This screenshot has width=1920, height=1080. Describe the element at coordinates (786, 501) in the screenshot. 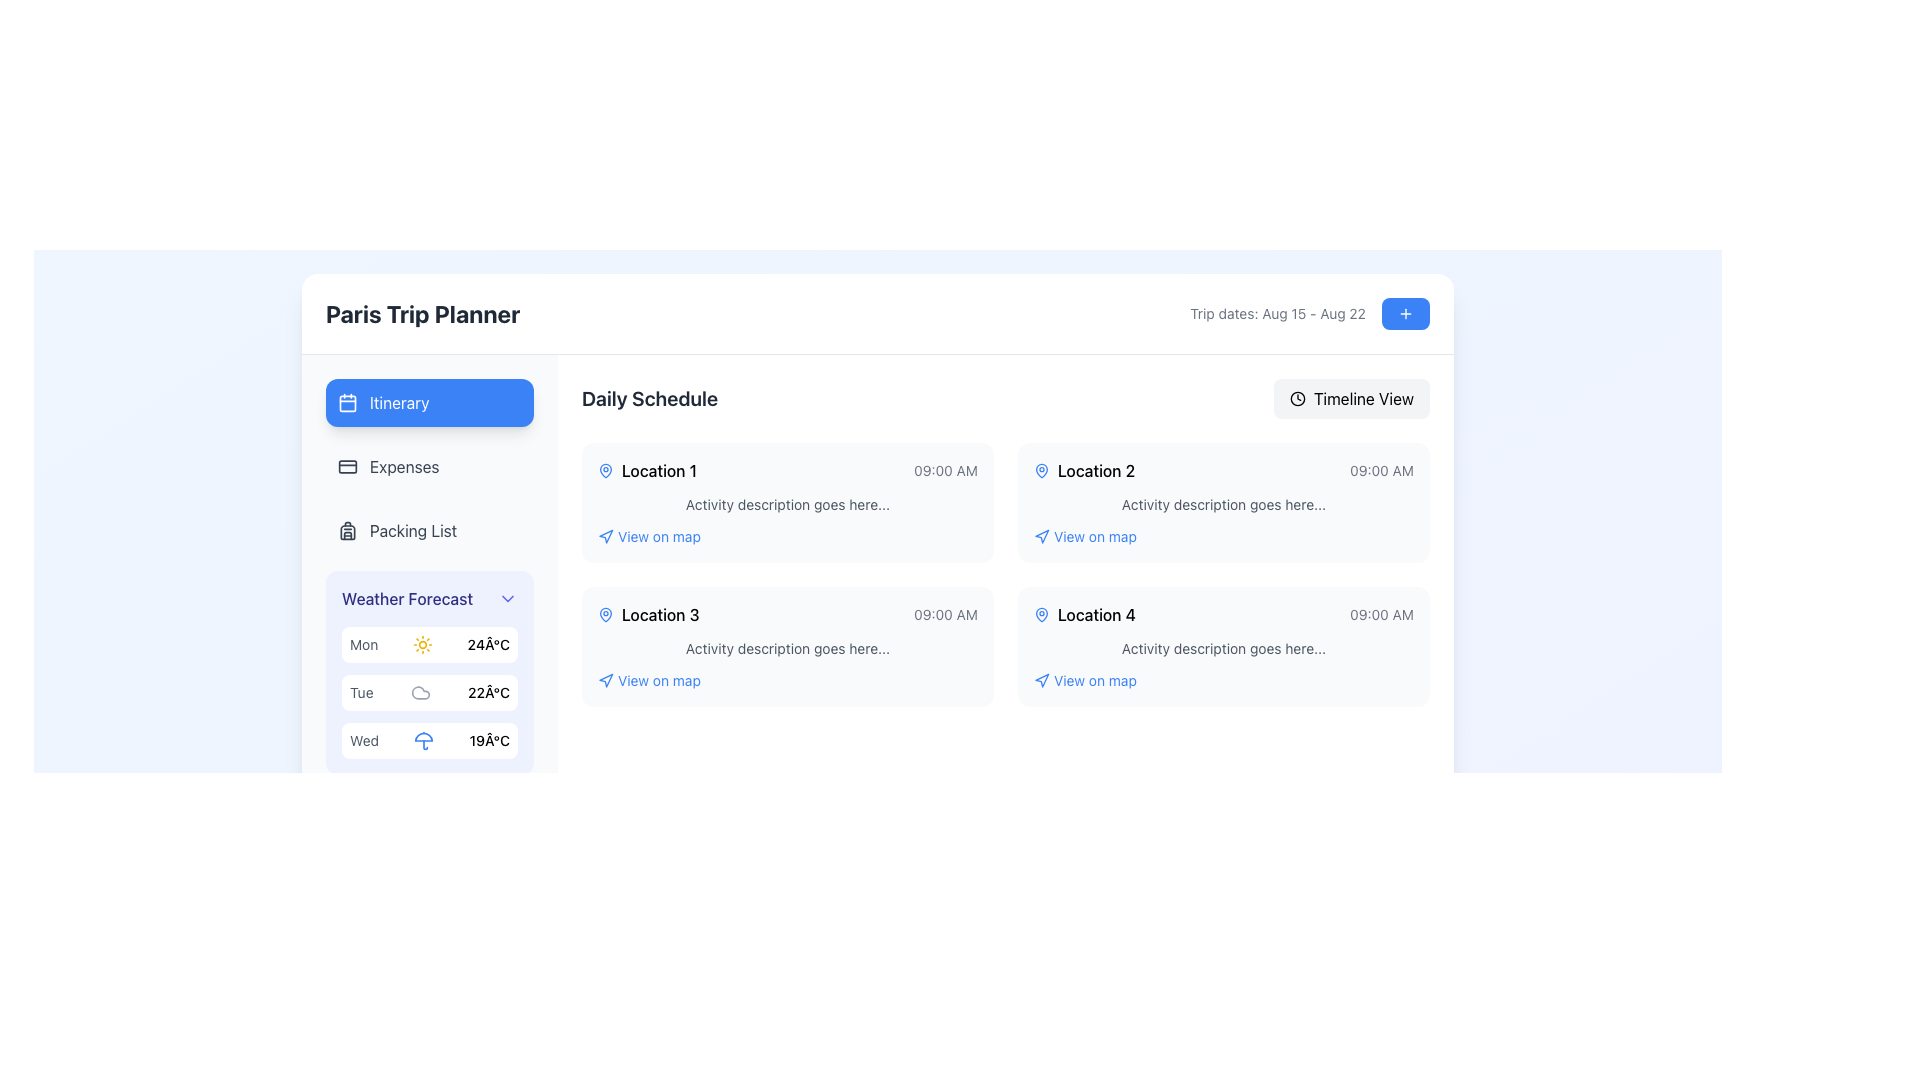

I see `the first informational card in the Daily Schedule section, which contains a blue map pin icon and the text 'Location 1'` at that location.